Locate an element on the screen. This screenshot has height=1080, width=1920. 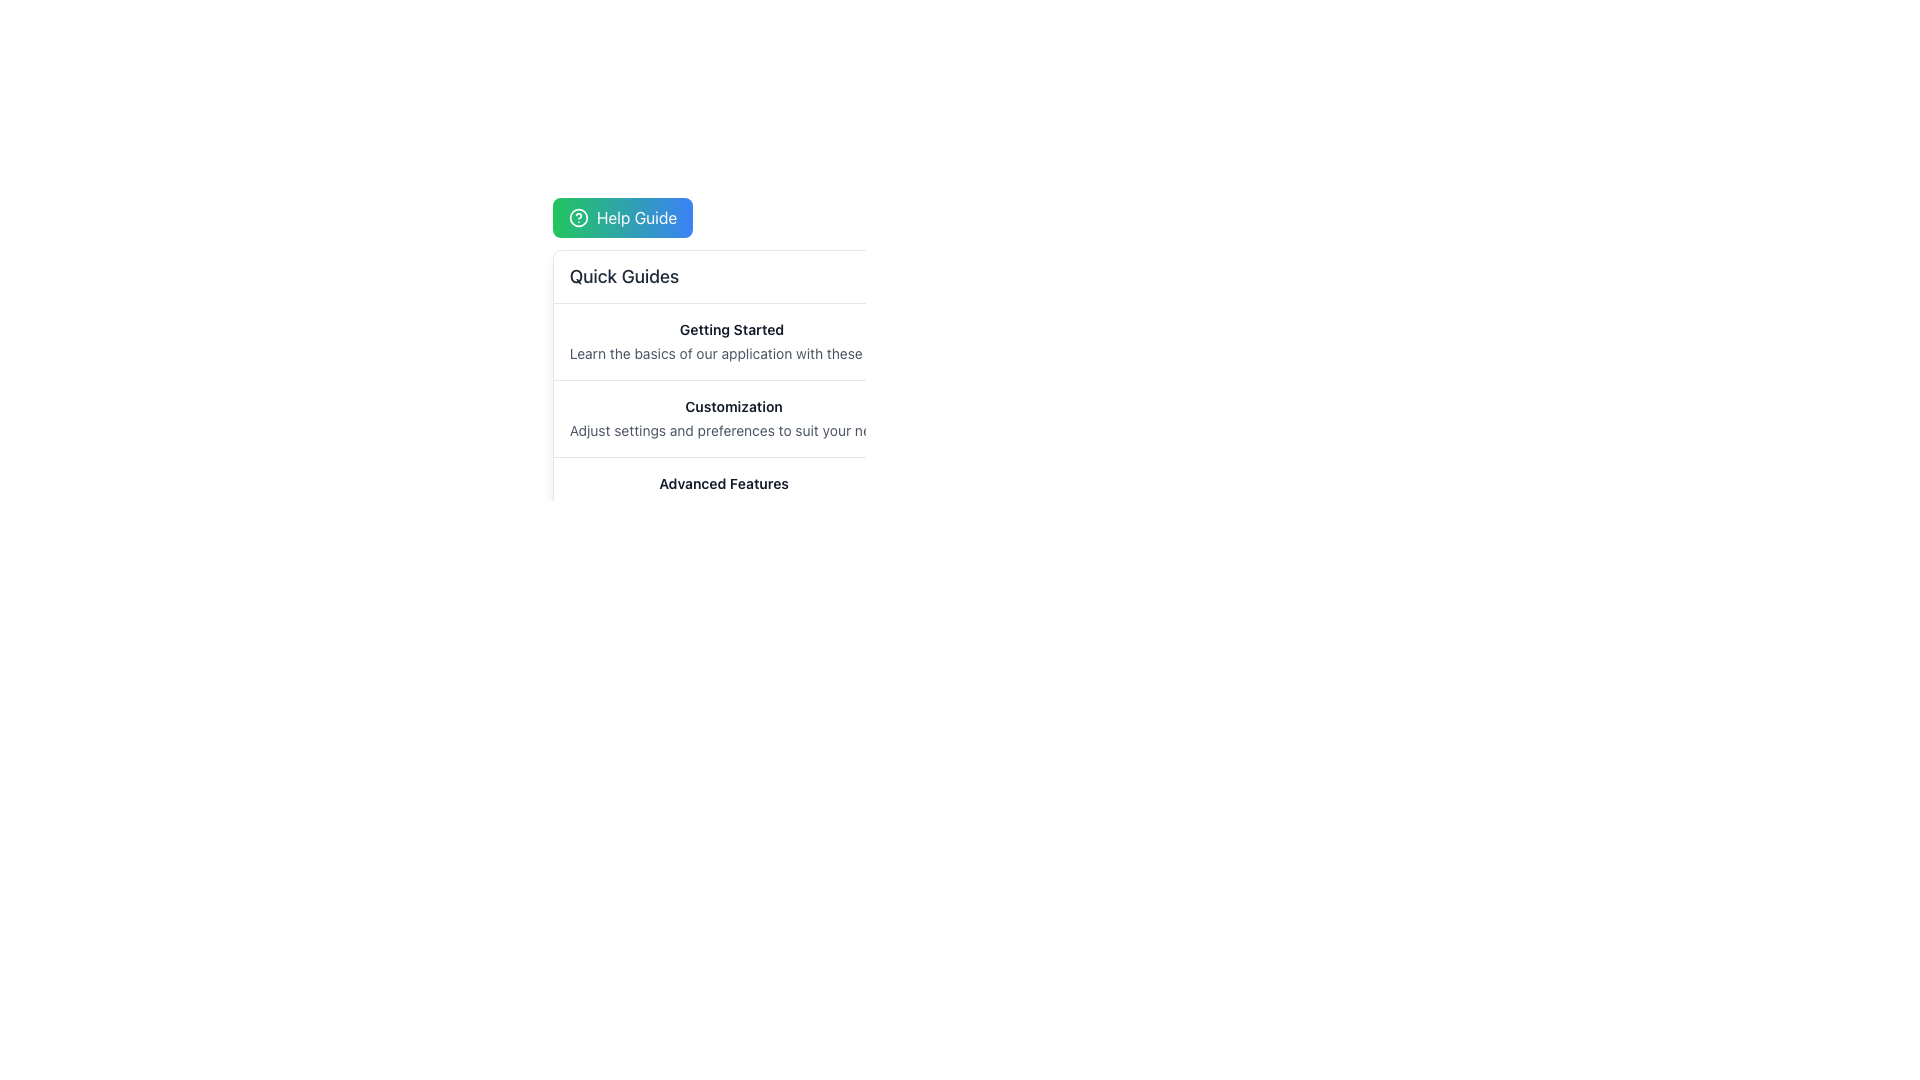
the Text Label that serves as a section heading for customizing settings, located above the text 'Adjust settings and preferences...' and below the 'Getting Started' section in the menu is located at coordinates (733, 406).